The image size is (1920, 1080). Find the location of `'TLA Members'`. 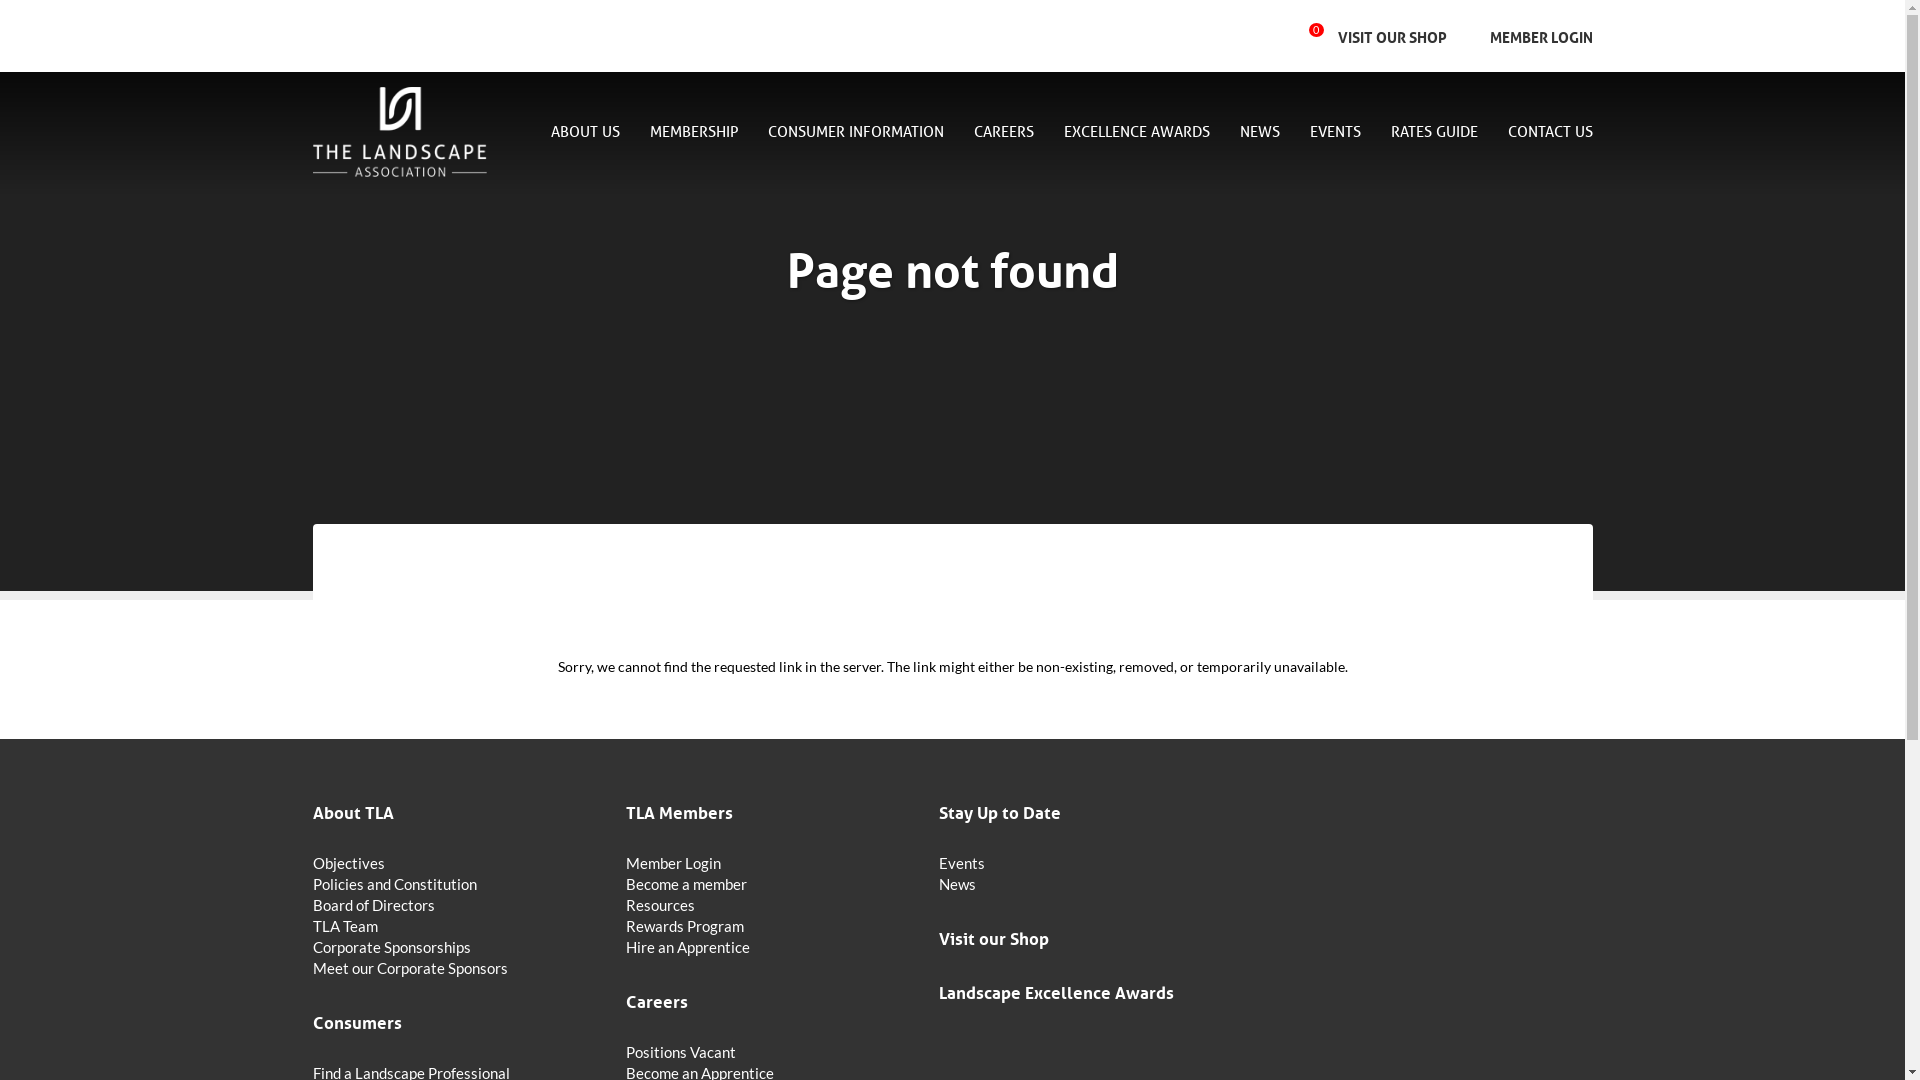

'TLA Members' is located at coordinates (624, 810).